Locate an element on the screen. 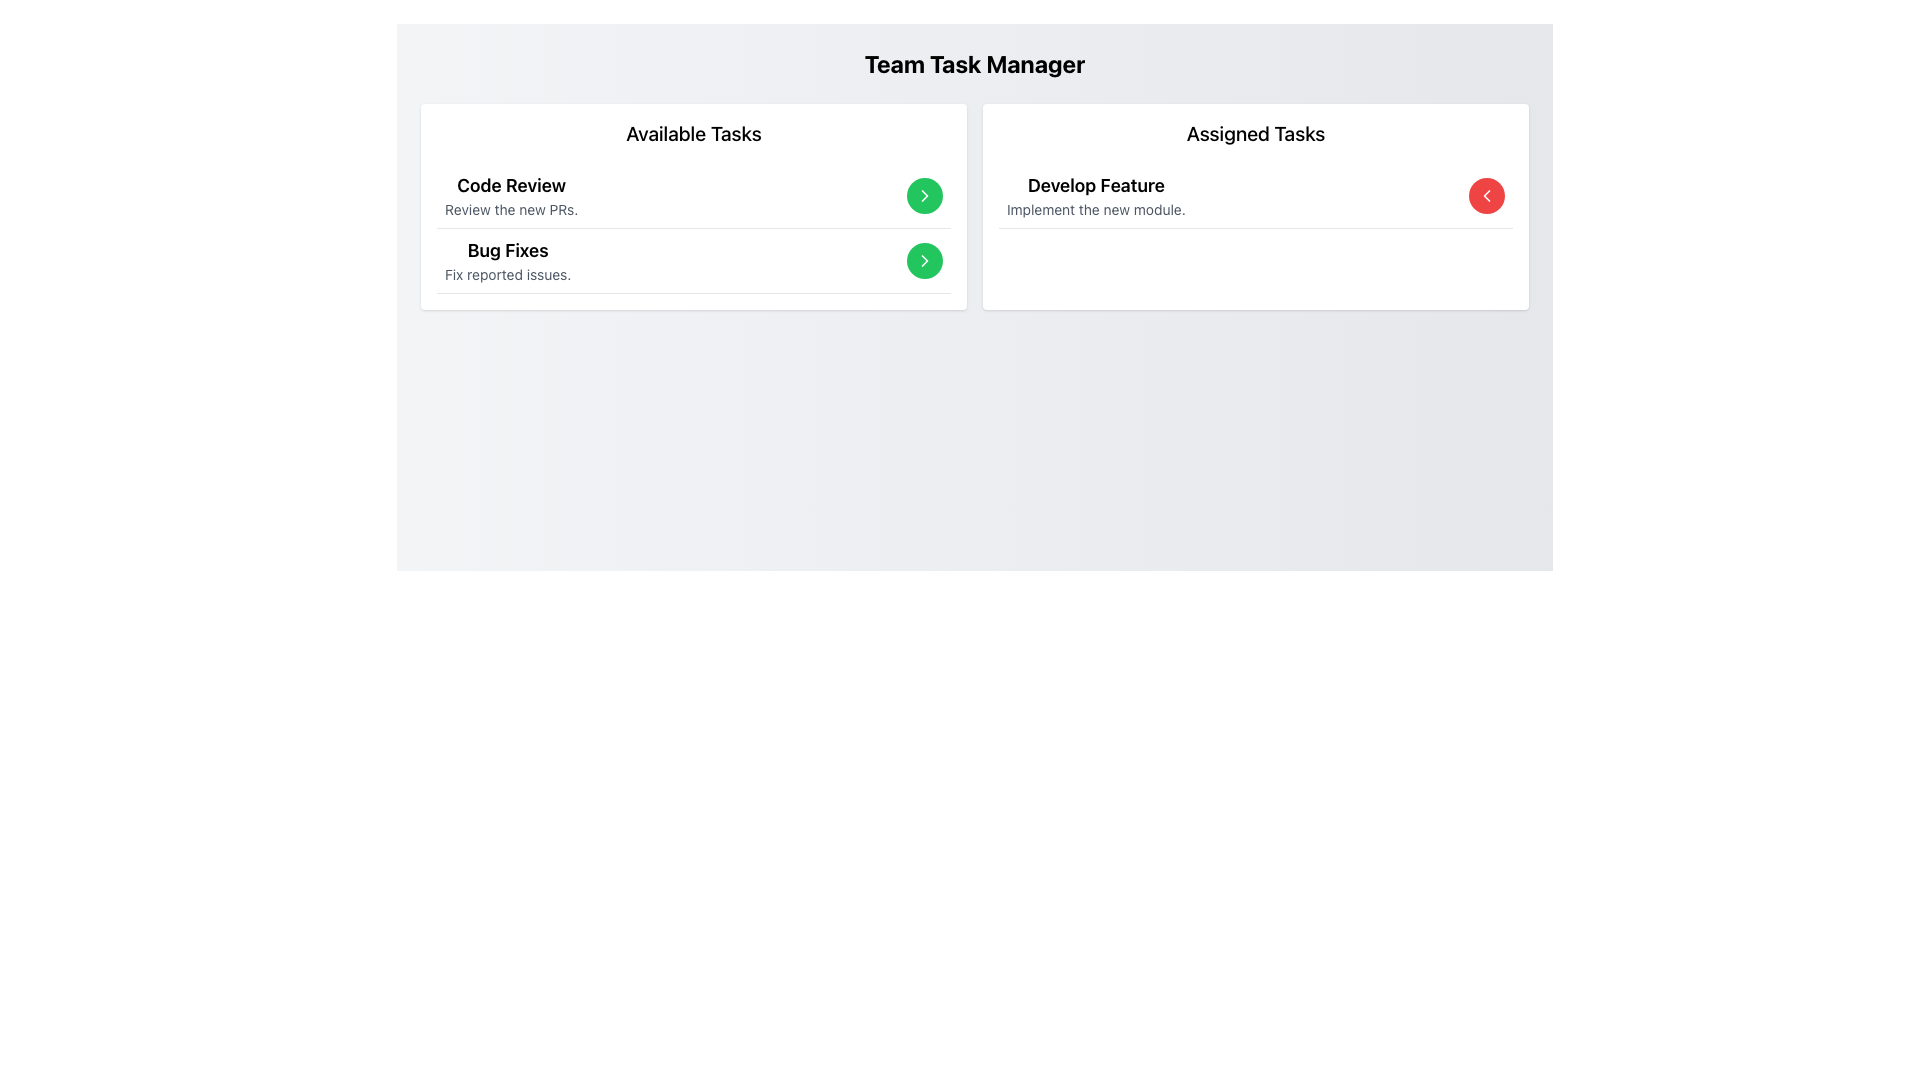  the 'Bug Fixes' text content block in the 'Available Tasks' column of the 'Team Task Manager' interface is located at coordinates (508, 260).